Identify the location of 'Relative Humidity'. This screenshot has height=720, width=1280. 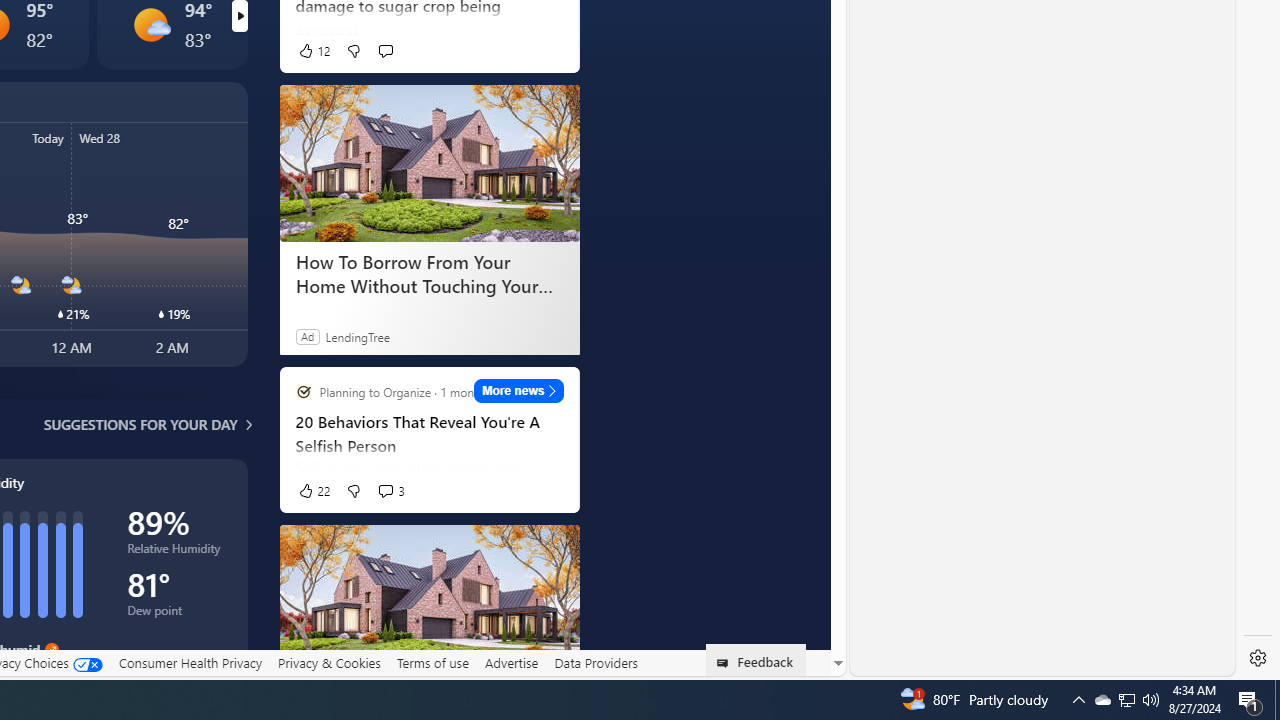
(177, 552).